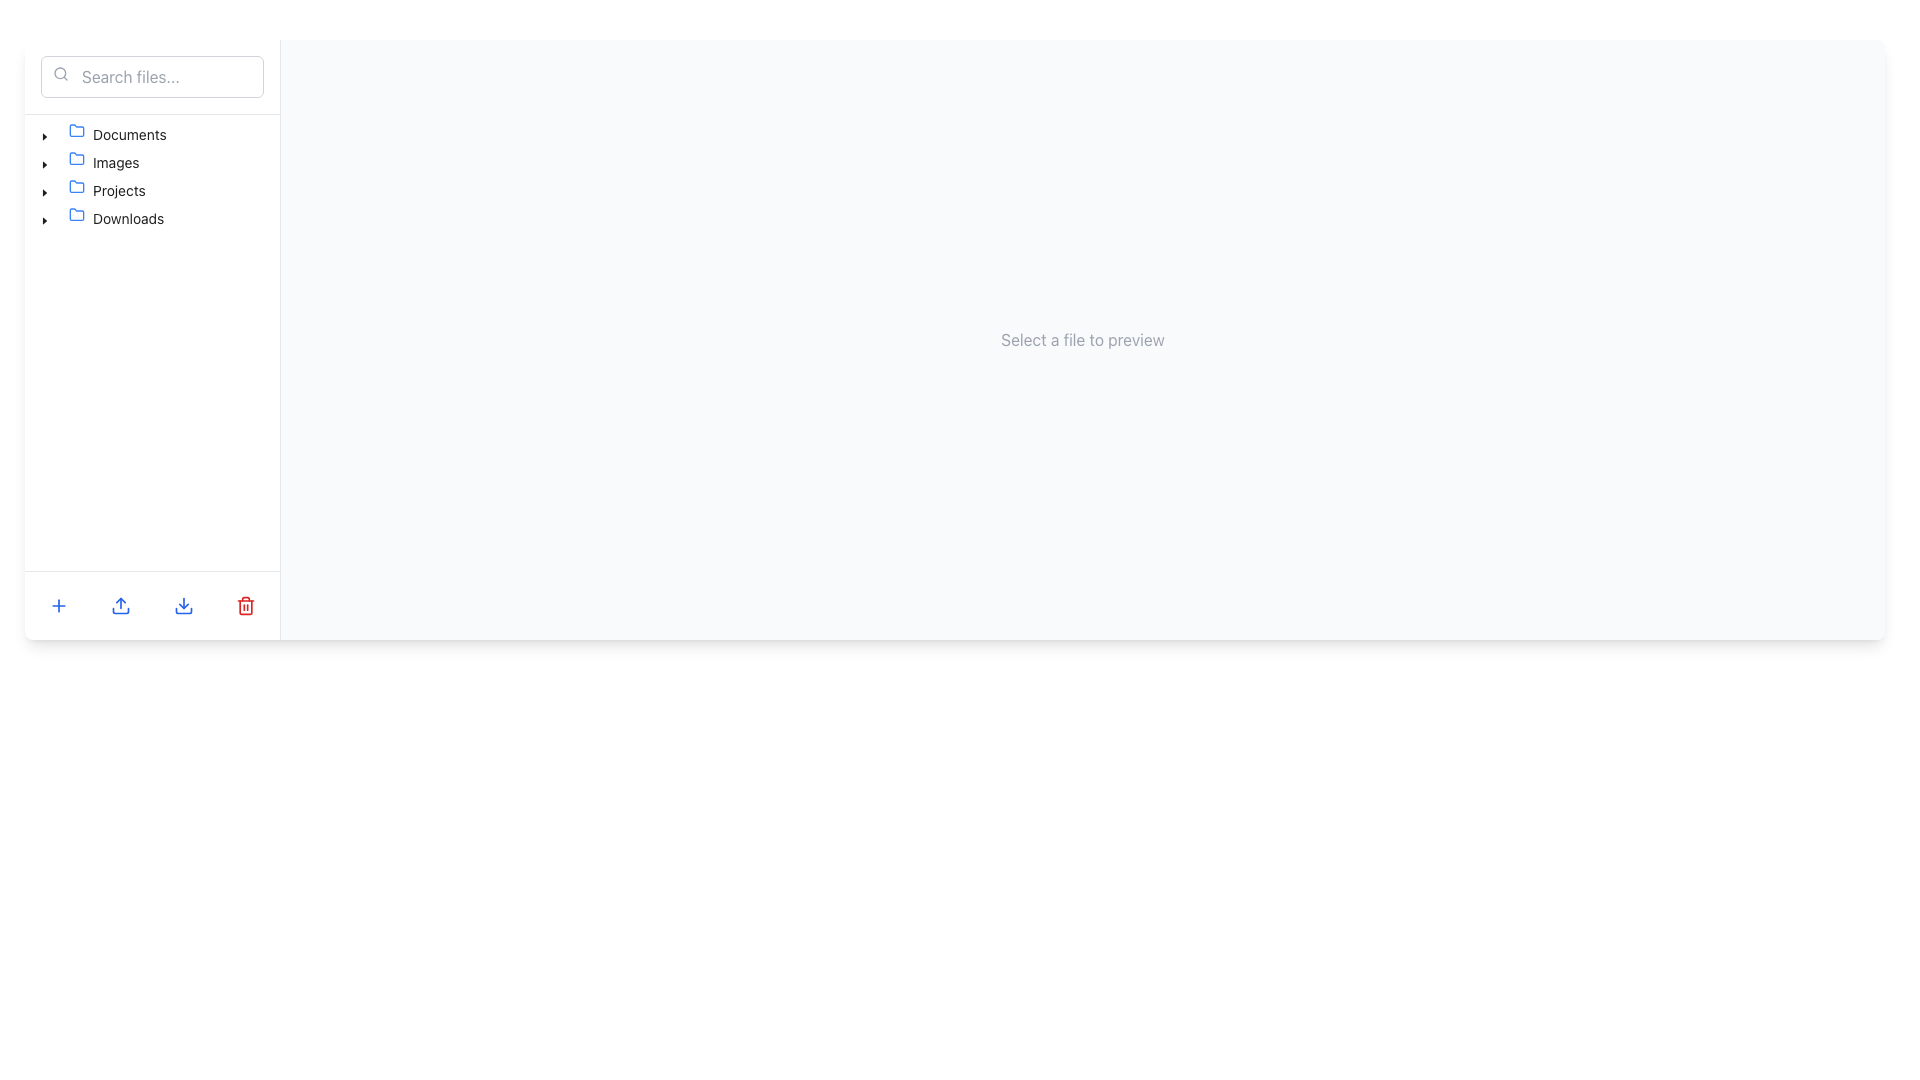 This screenshot has width=1920, height=1080. I want to click on the folder icon located in the sidebar menu on the left side of the interface, which symbolizes a folder for organizing files, so click(76, 213).